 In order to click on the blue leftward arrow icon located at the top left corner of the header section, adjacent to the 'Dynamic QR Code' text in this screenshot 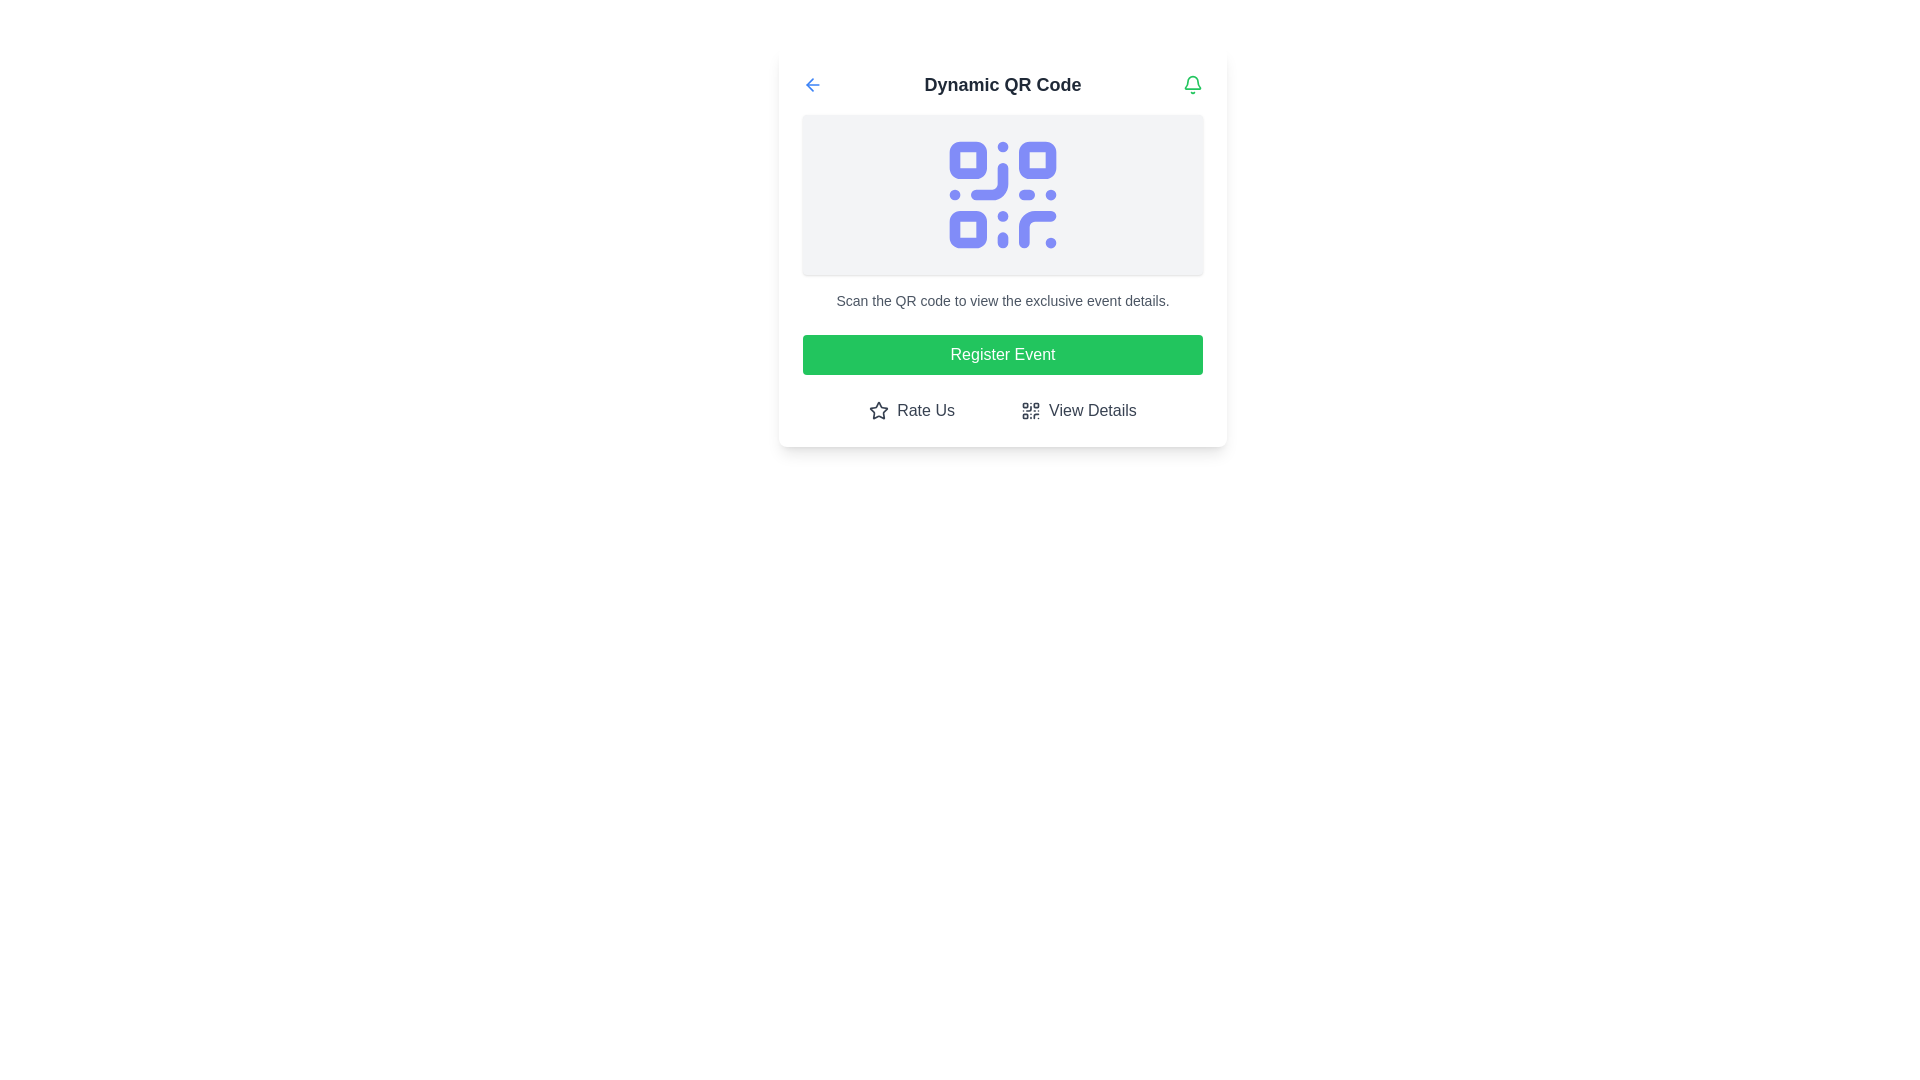, I will do `click(812, 83)`.